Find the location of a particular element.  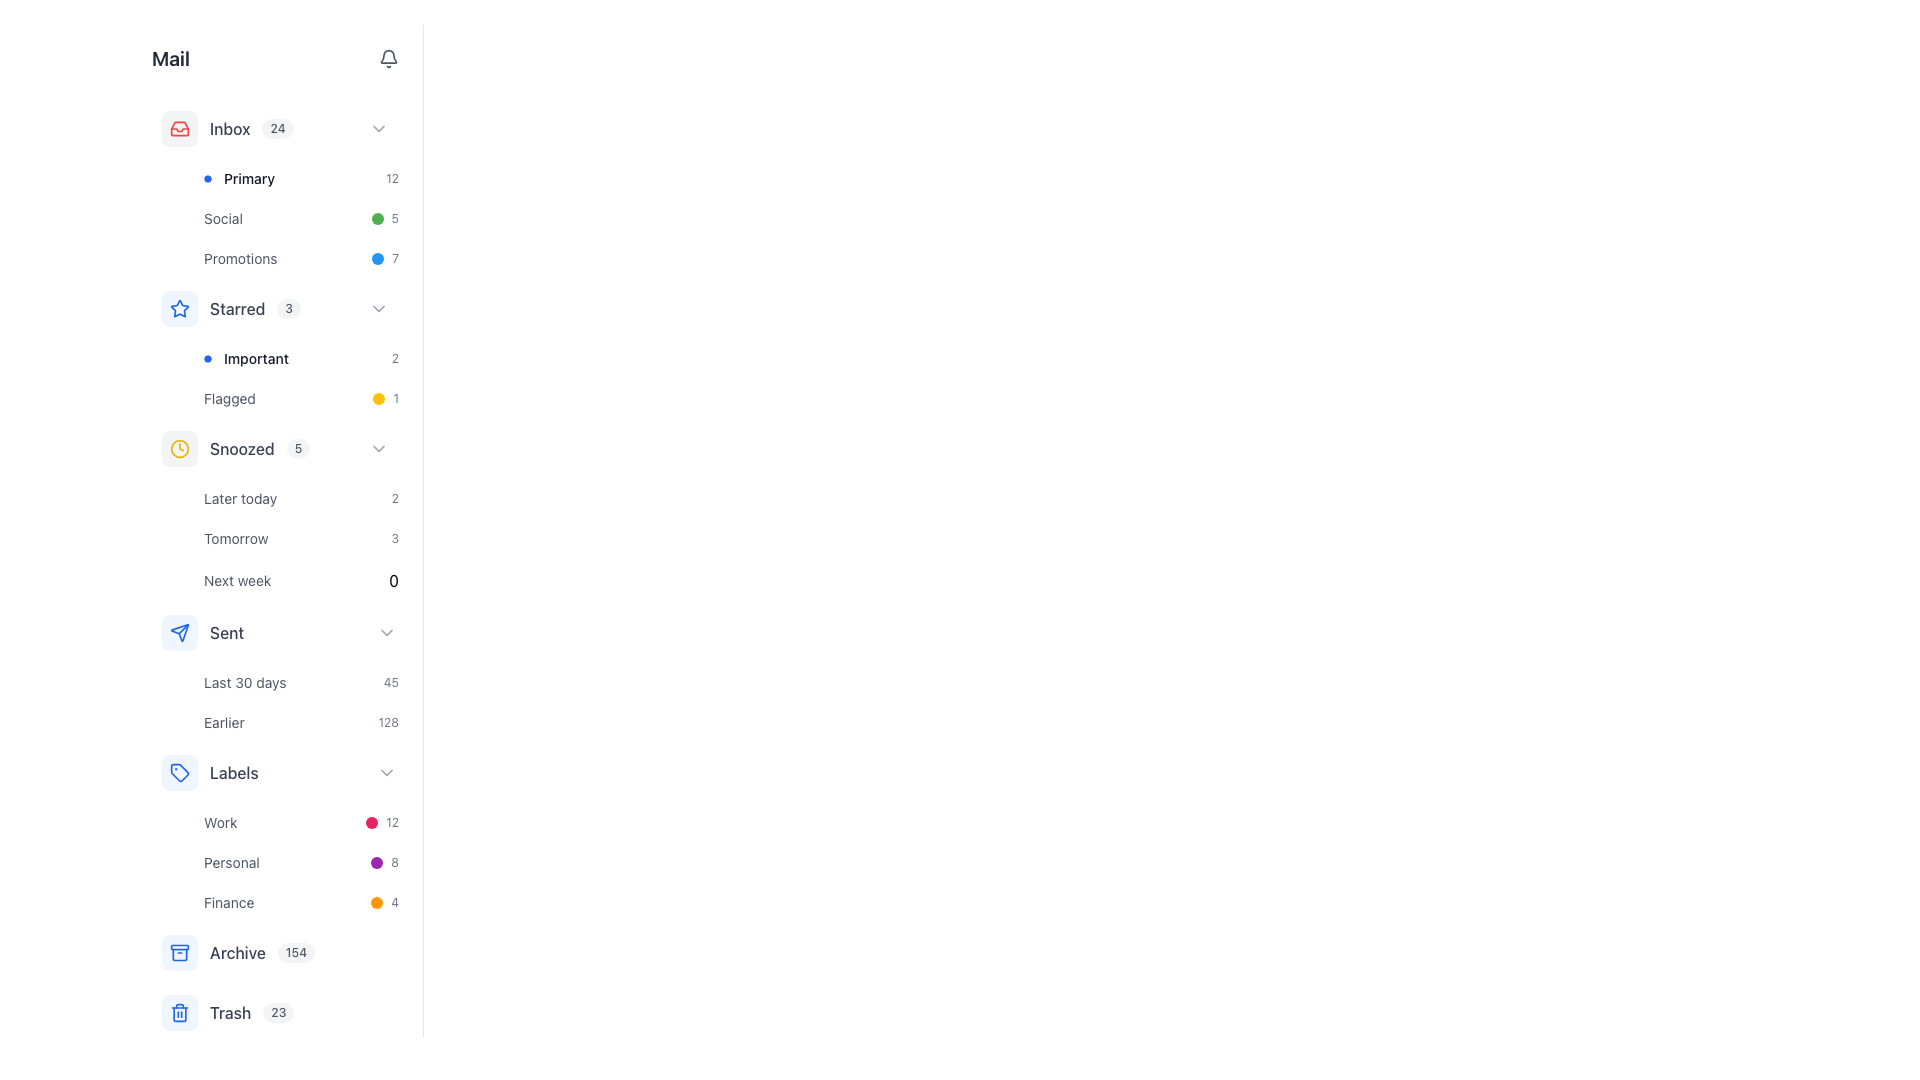

the small text label displaying the number '7' in a grayish hue, located to the right of a blue circular dot in the 'Primary' section of email categories is located at coordinates (395, 257).